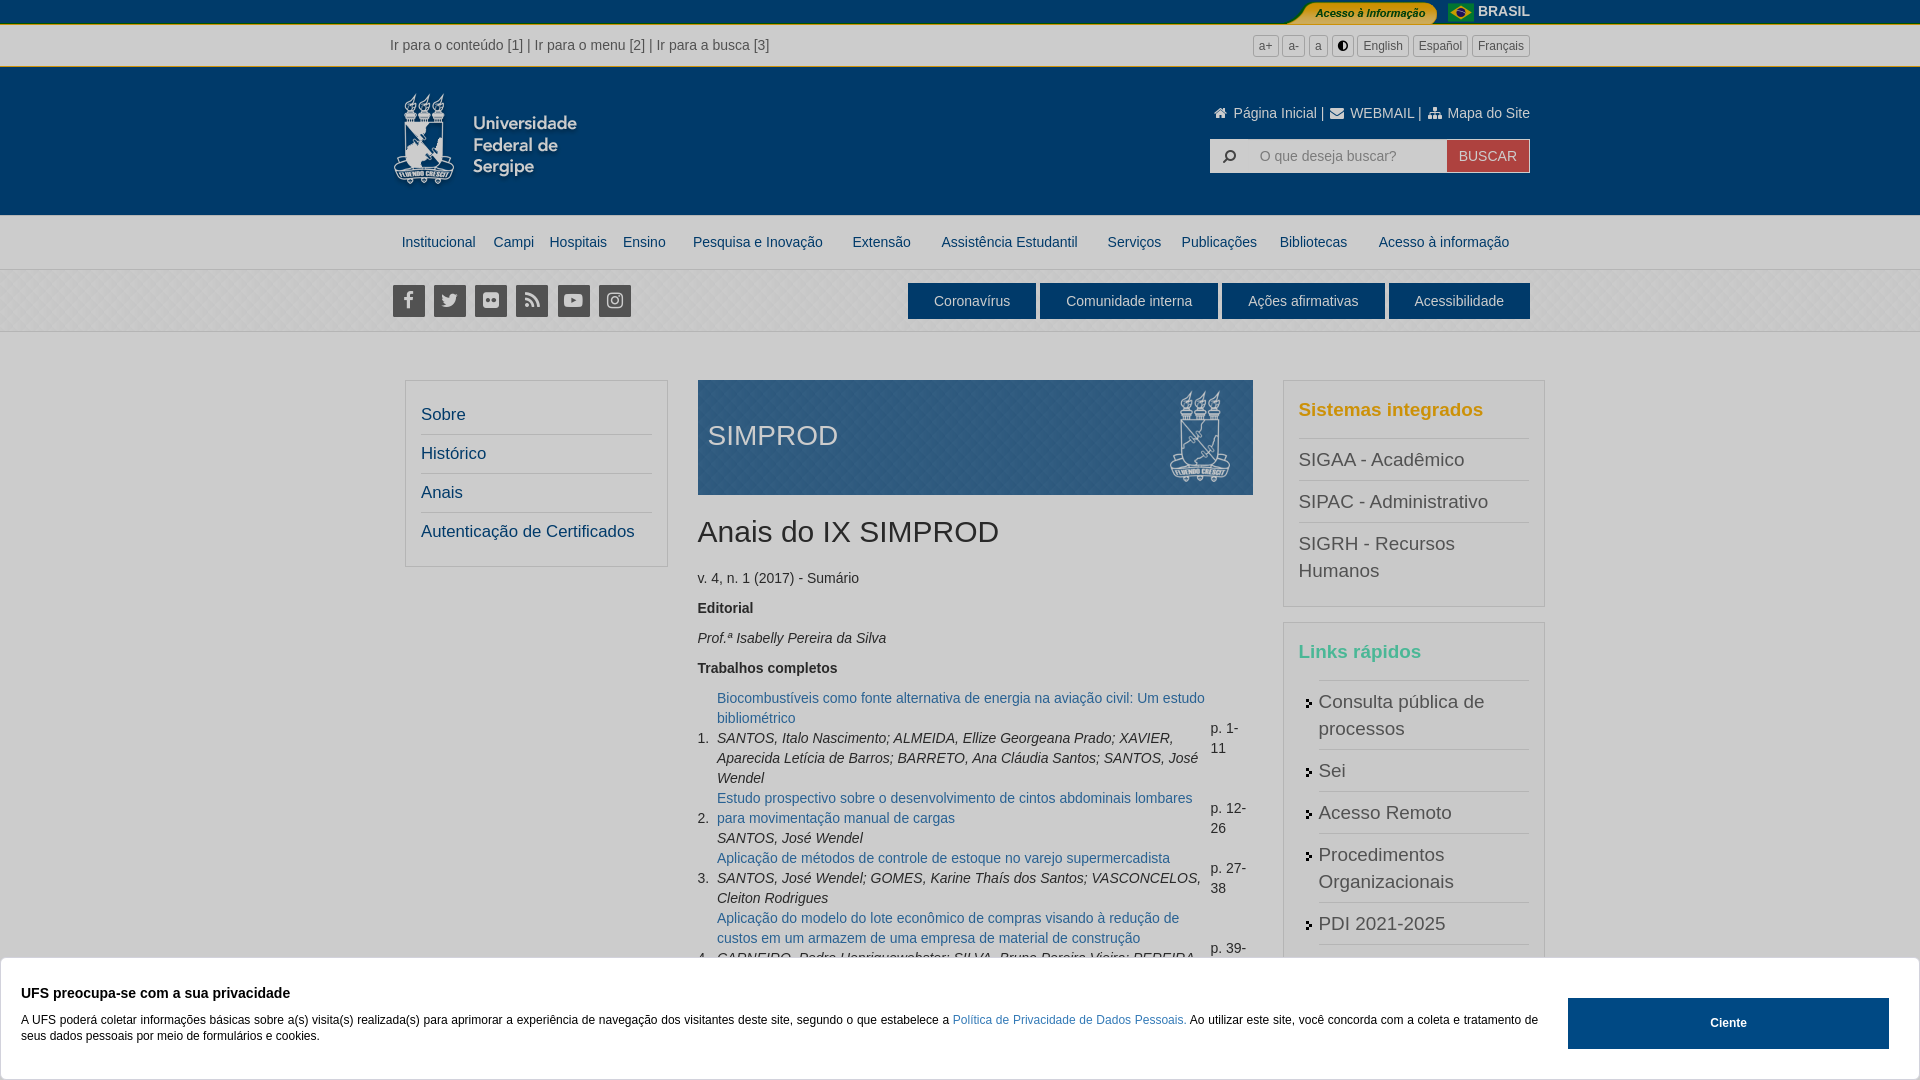  What do you see at coordinates (576, 241) in the screenshot?
I see `'Hospitais'` at bounding box center [576, 241].